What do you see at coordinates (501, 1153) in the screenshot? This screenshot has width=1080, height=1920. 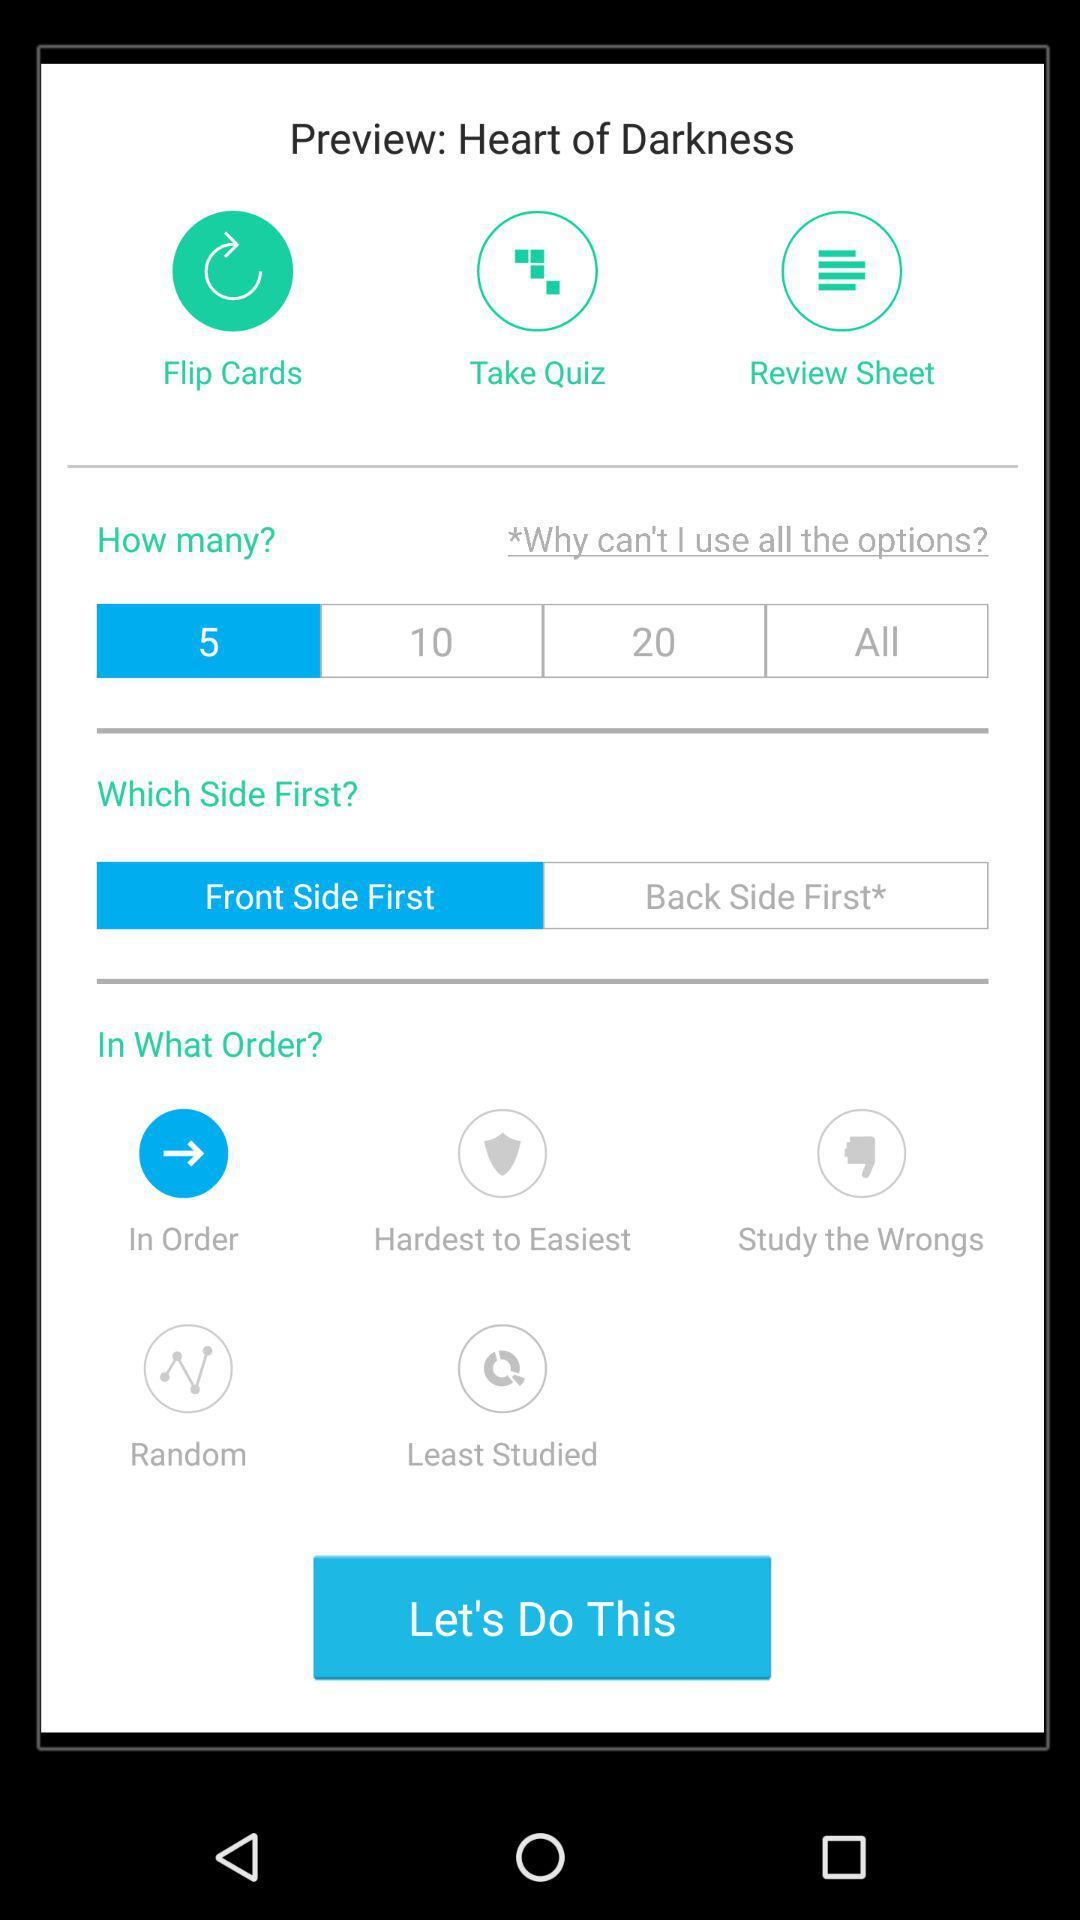 I see `hardest to easiest option` at bounding box center [501, 1153].